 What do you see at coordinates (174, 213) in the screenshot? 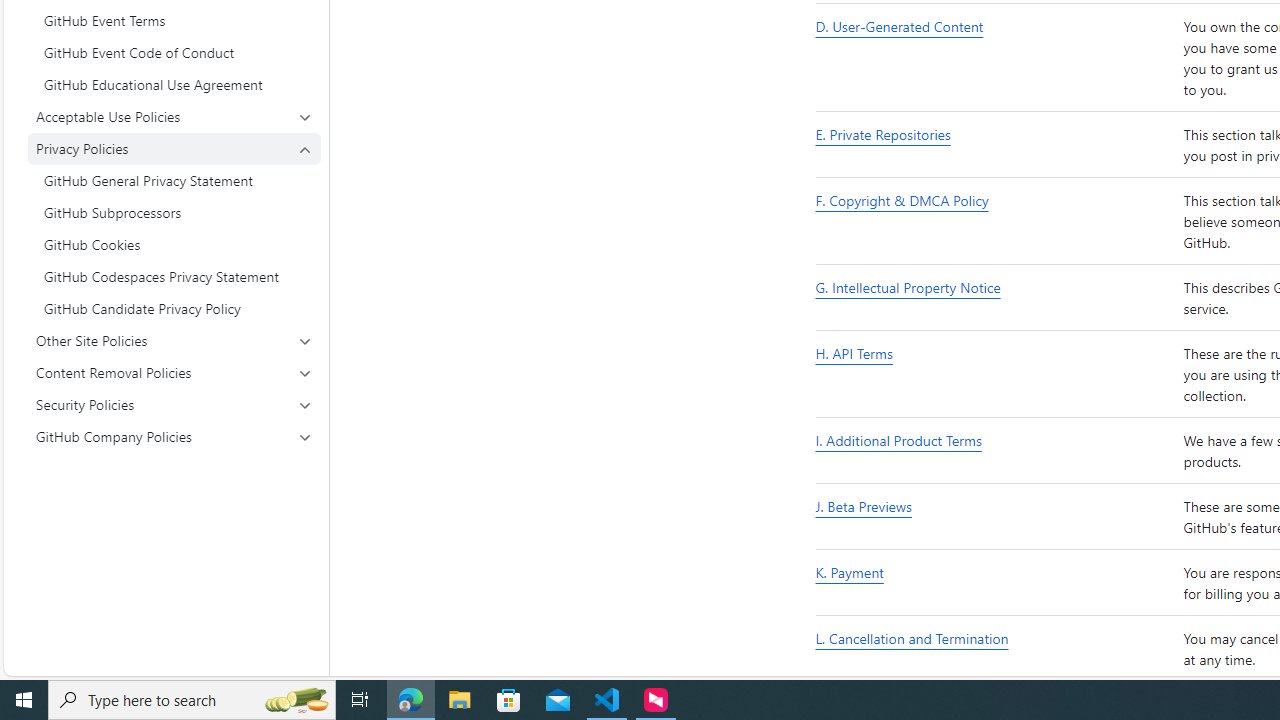
I see `'GitHub Subprocessors'` at bounding box center [174, 213].